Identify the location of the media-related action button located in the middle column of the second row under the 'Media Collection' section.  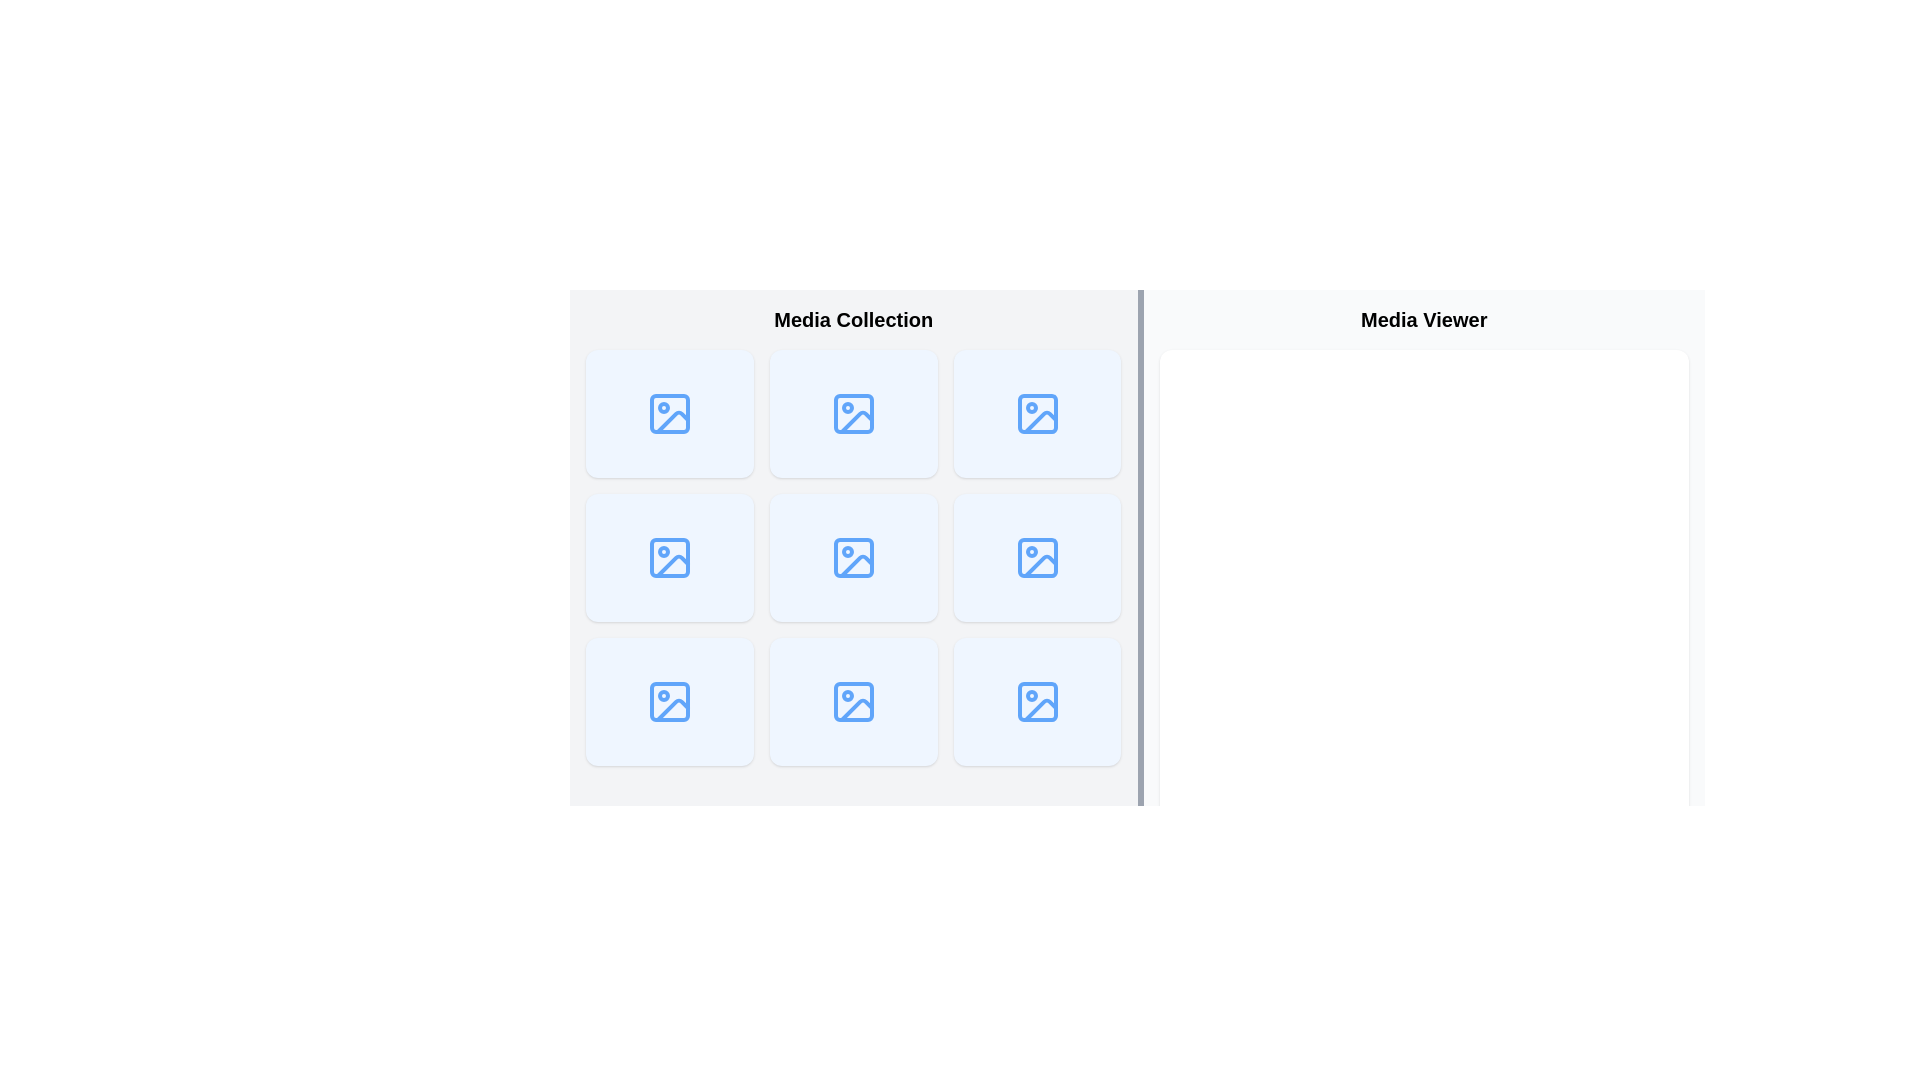
(853, 558).